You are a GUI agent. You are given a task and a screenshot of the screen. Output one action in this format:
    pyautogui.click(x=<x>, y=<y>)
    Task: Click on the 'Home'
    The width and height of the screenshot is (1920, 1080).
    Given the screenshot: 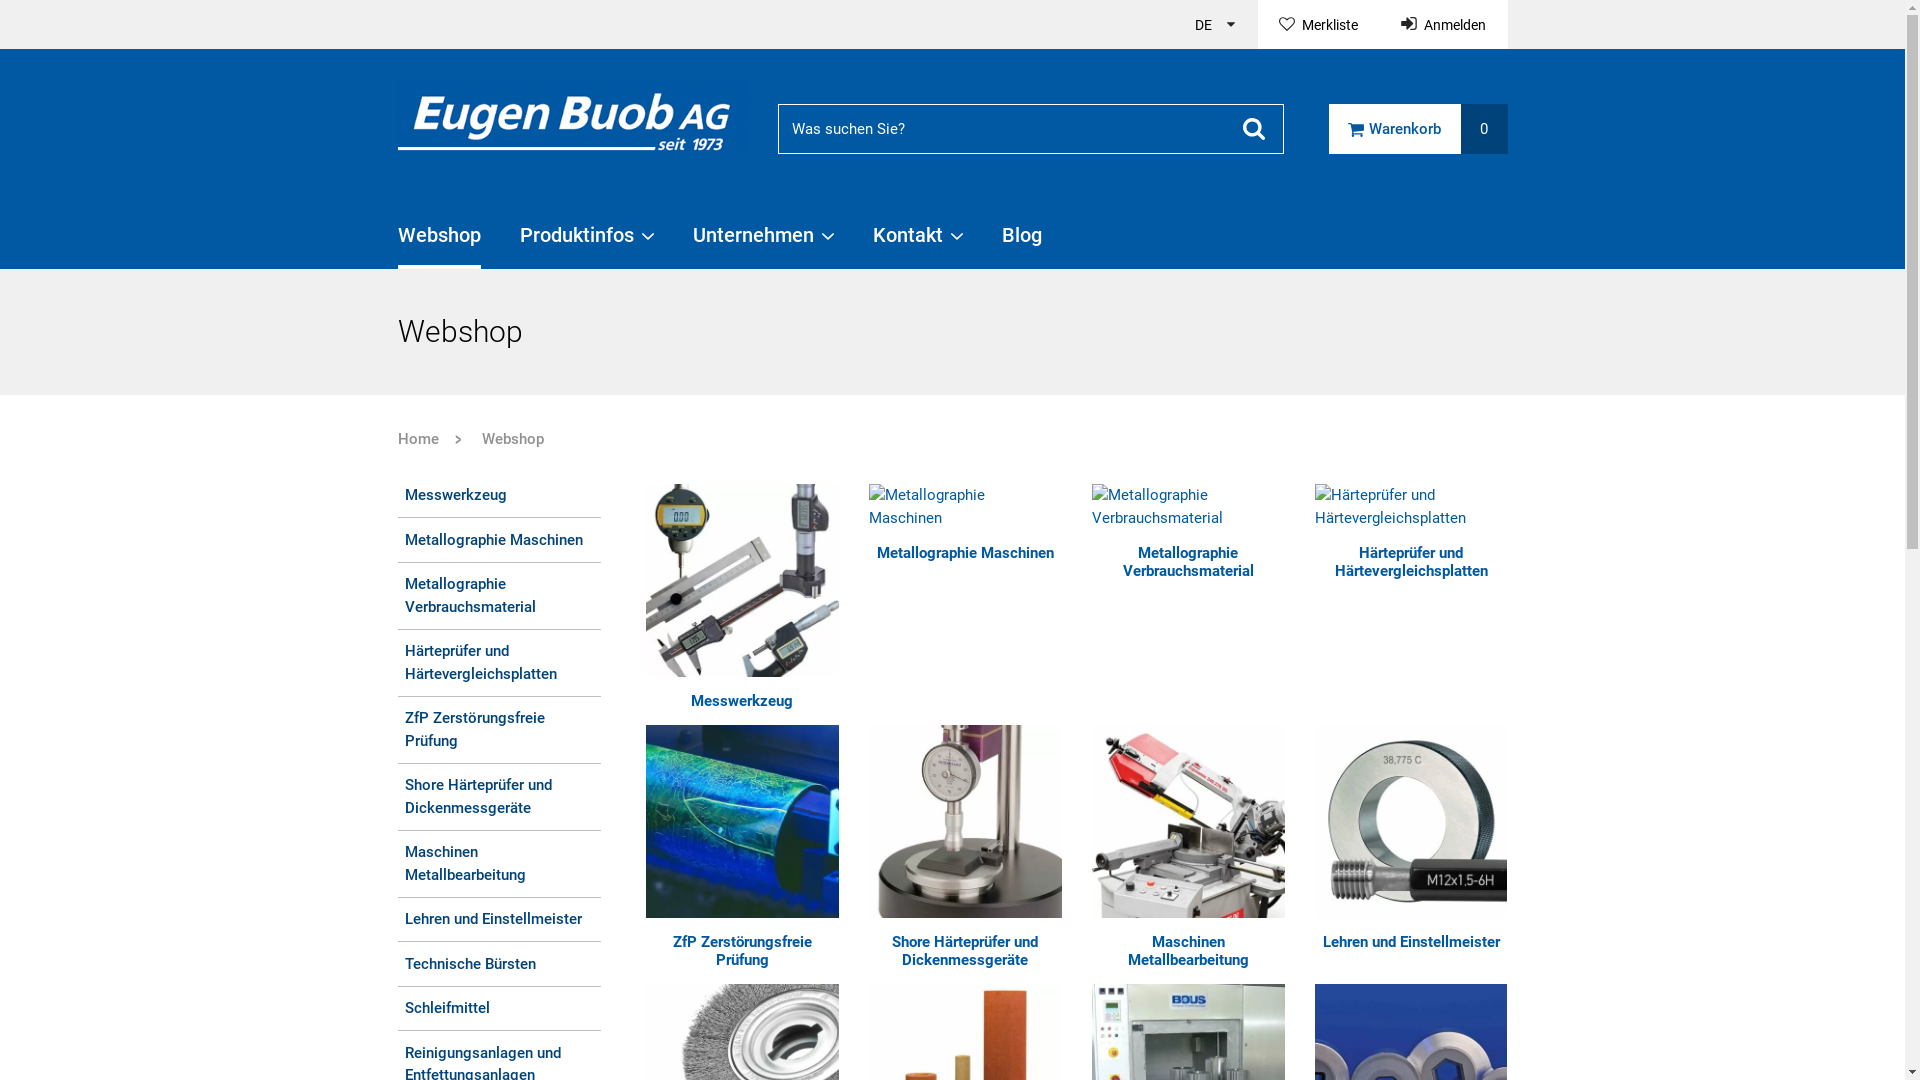 What is the action you would take?
    pyautogui.click(x=417, y=438)
    